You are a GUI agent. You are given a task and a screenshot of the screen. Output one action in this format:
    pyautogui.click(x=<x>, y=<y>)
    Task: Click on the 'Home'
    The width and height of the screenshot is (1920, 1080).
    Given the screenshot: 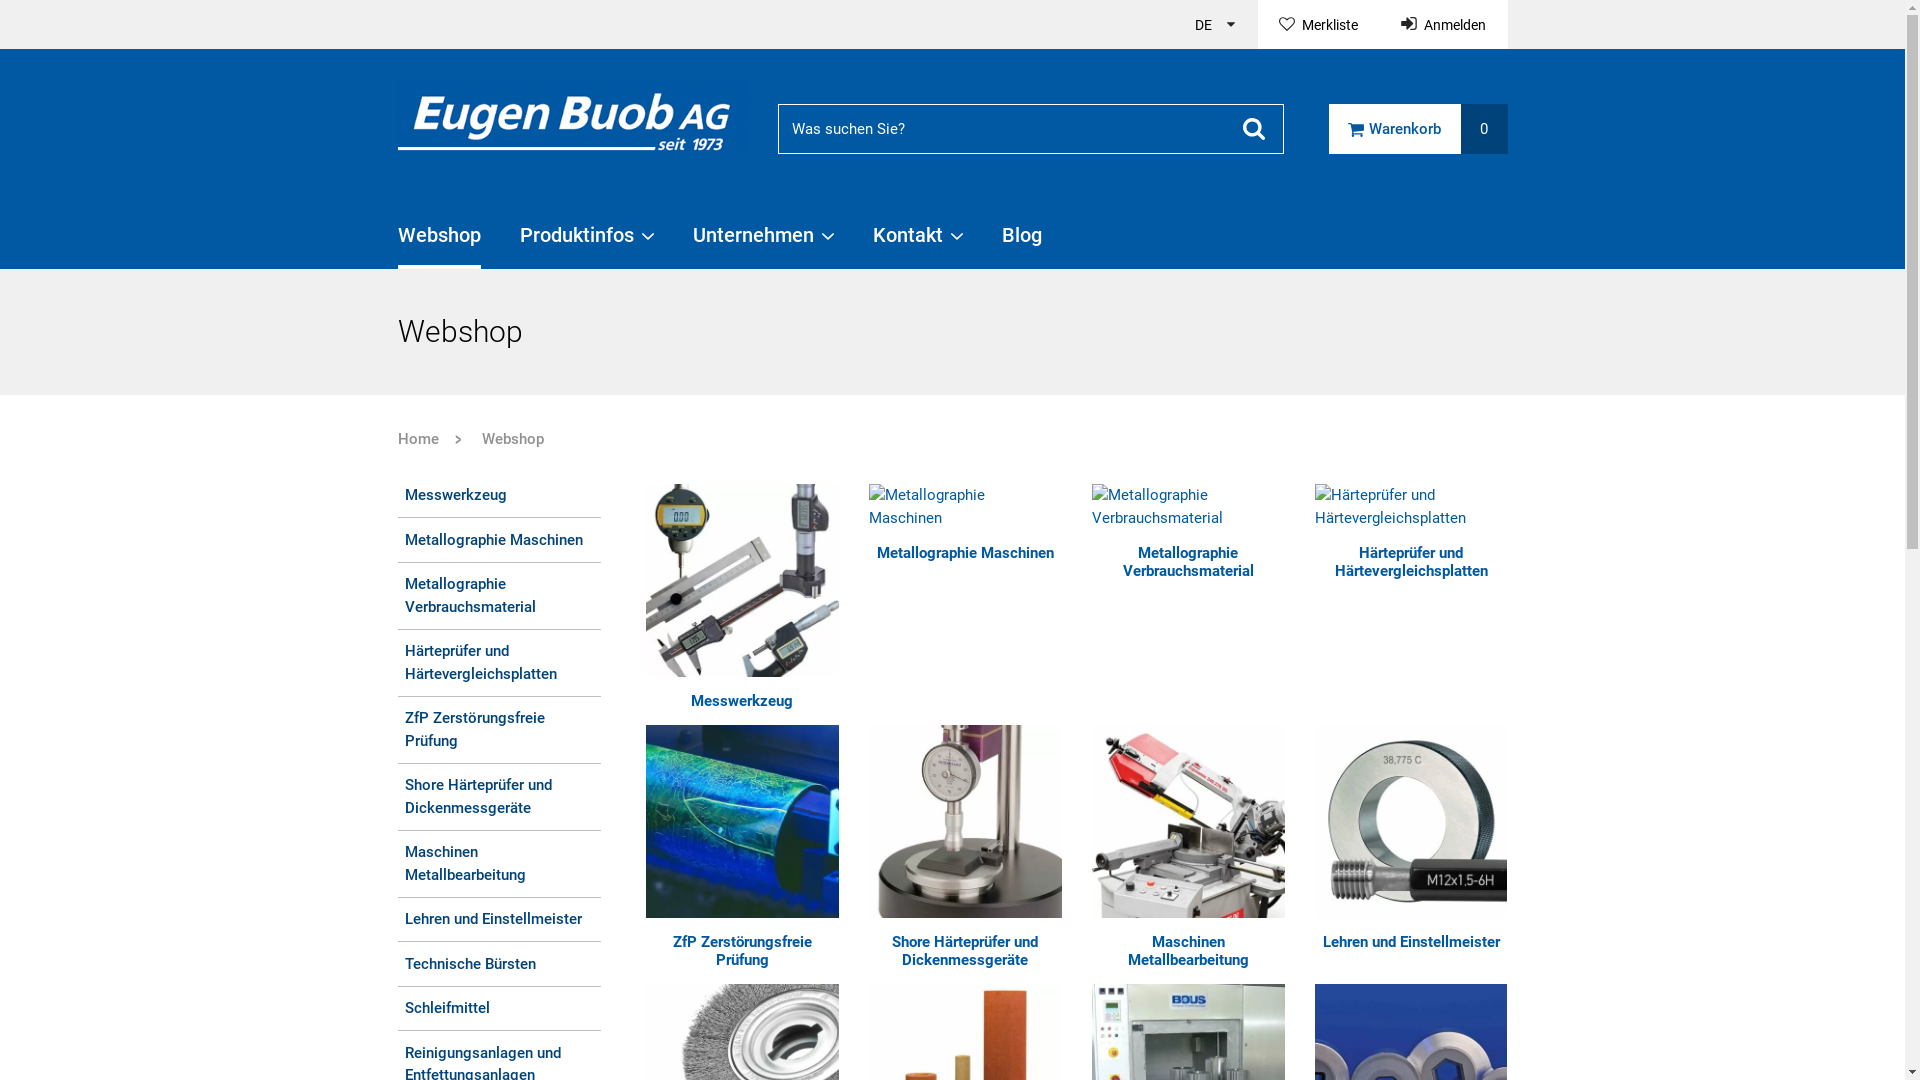 What is the action you would take?
    pyautogui.click(x=417, y=438)
    